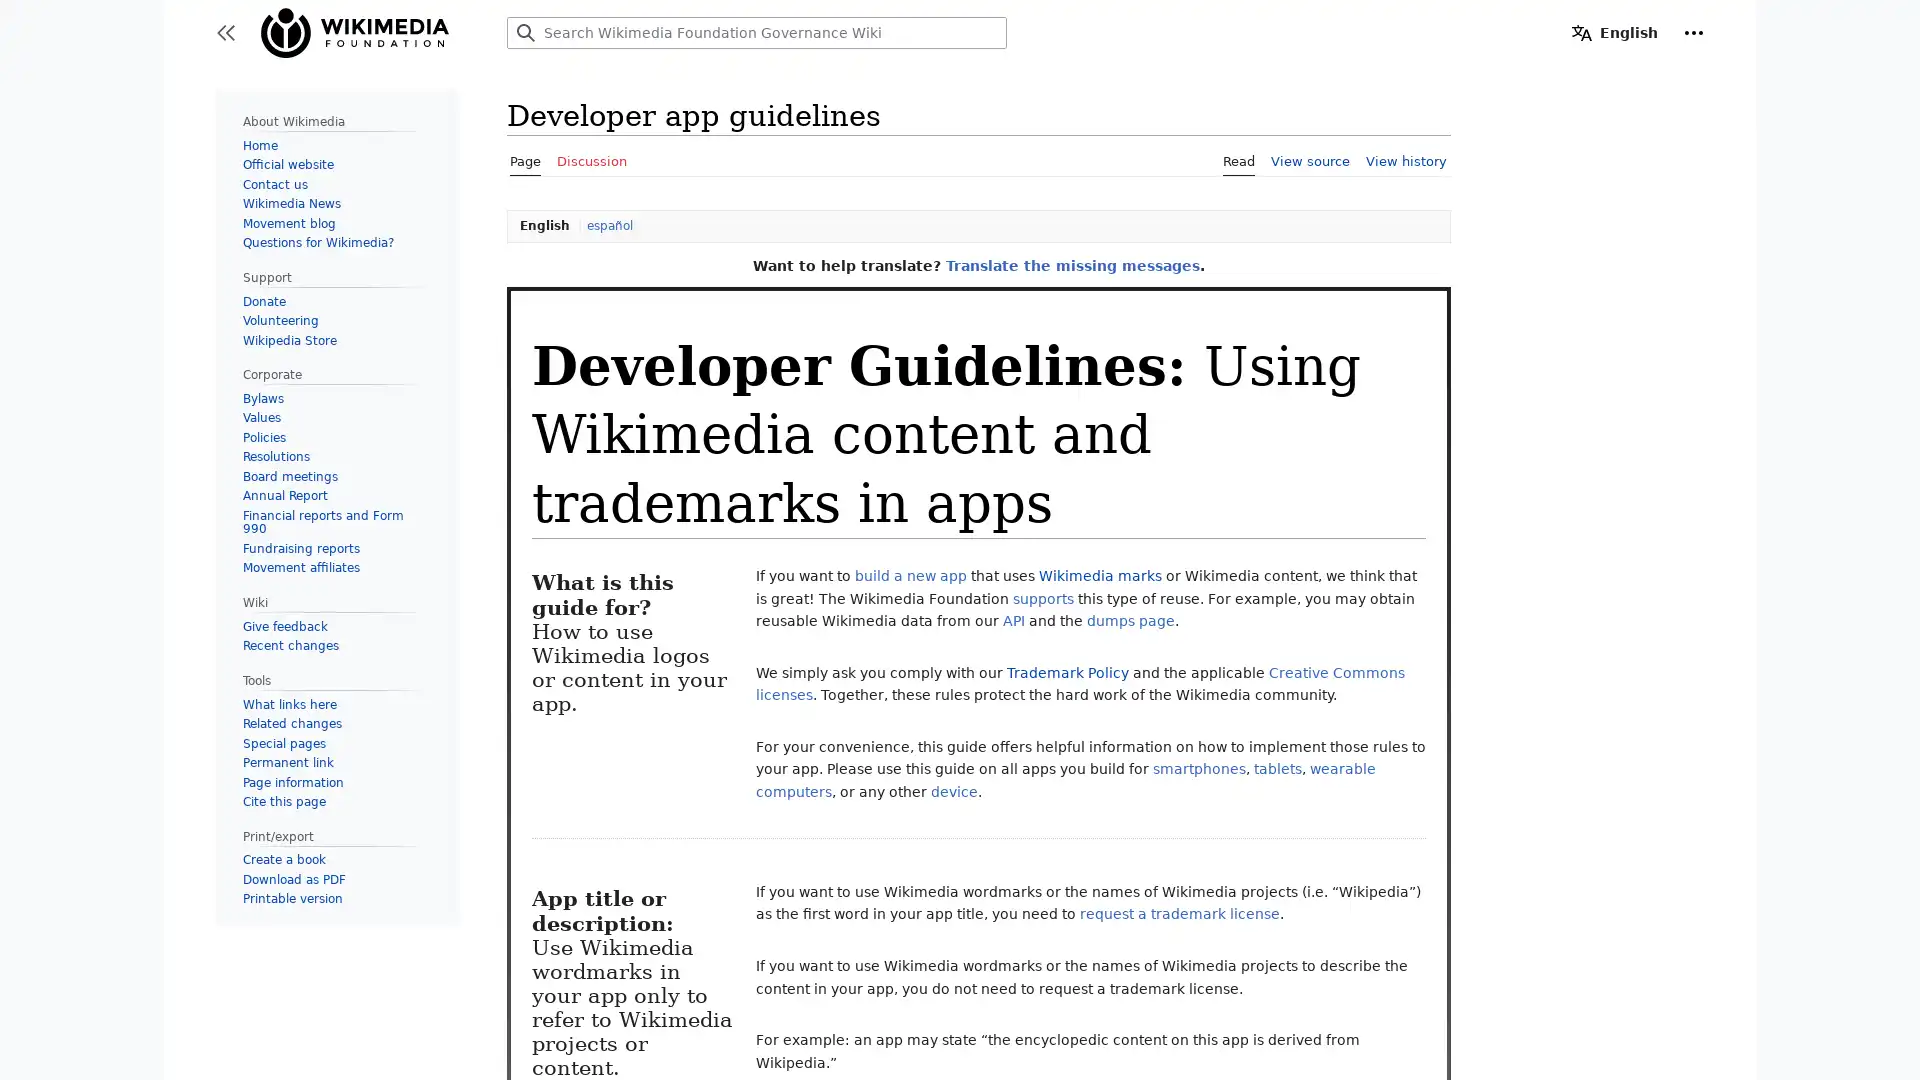 The height and width of the screenshot is (1080, 1920). What do you see at coordinates (526, 33) in the screenshot?
I see `Go` at bounding box center [526, 33].